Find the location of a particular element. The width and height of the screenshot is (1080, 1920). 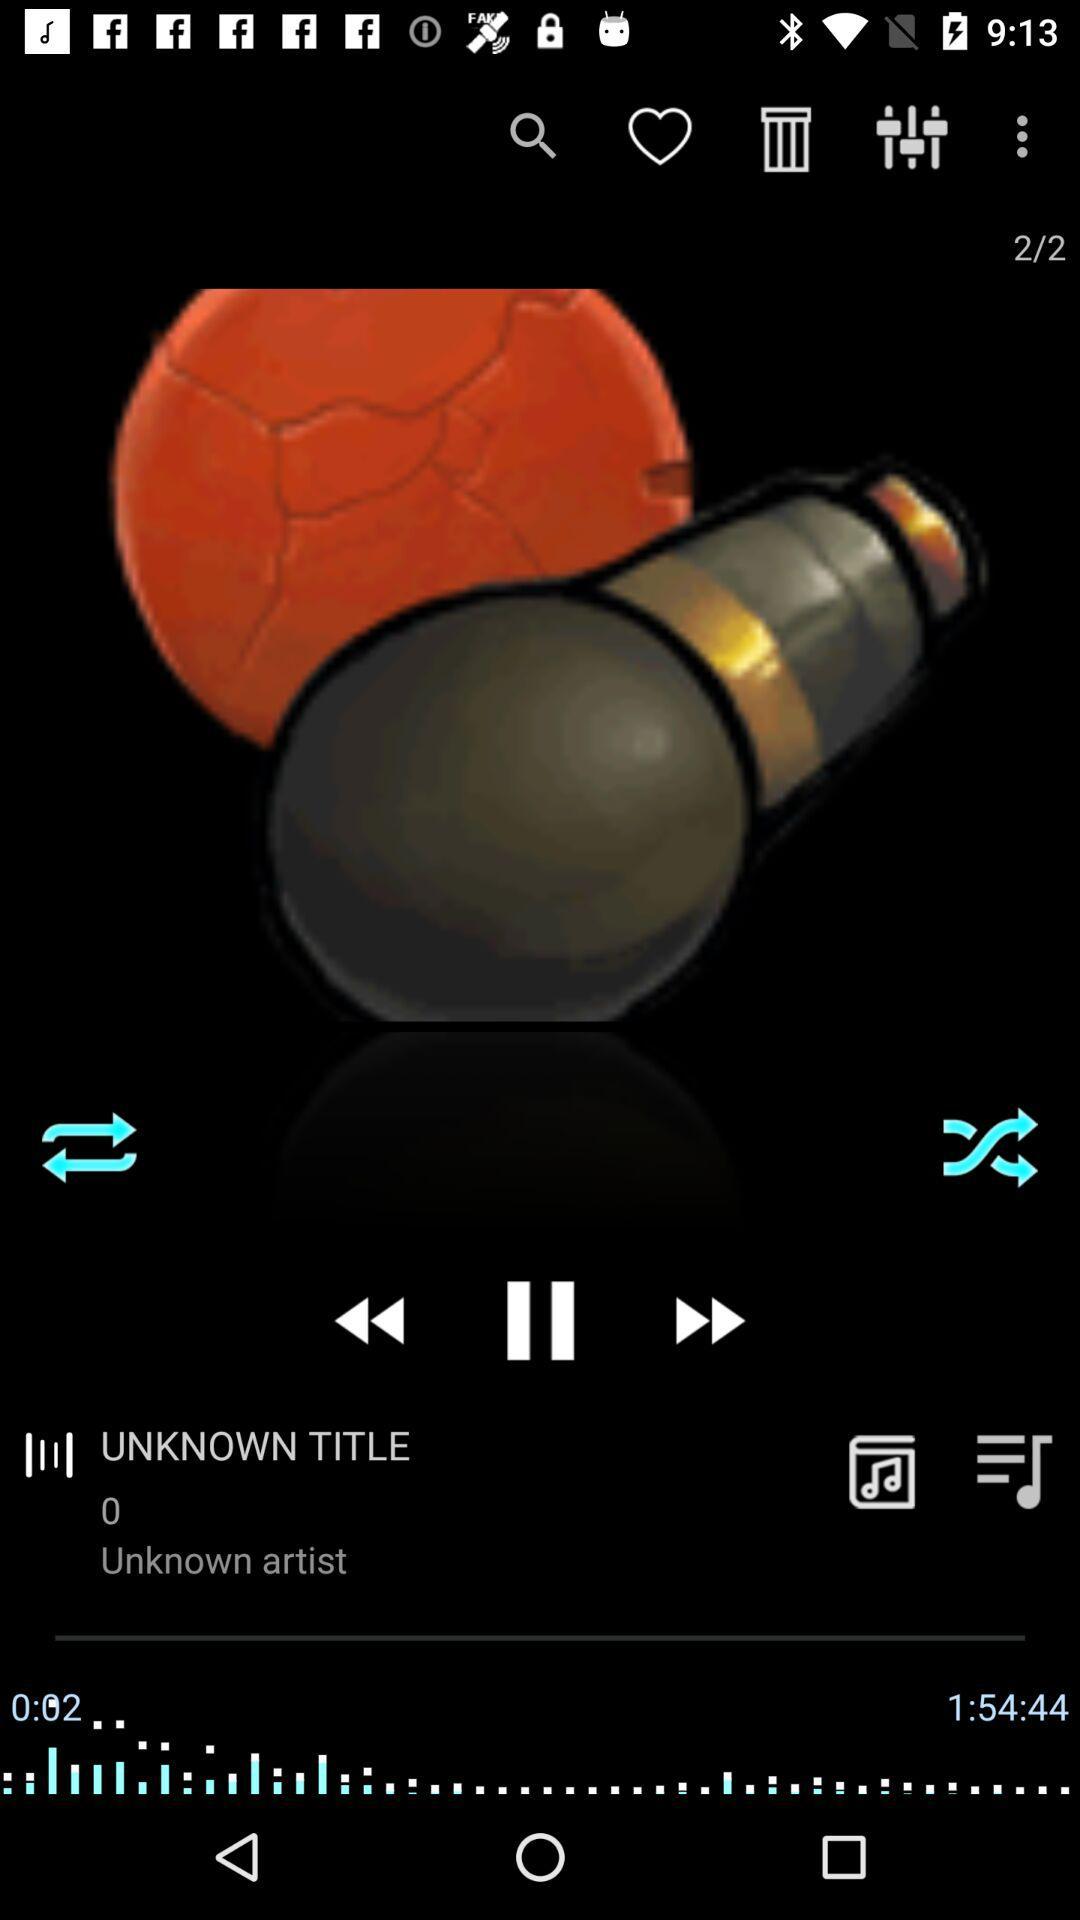

song information is located at coordinates (881, 1470).